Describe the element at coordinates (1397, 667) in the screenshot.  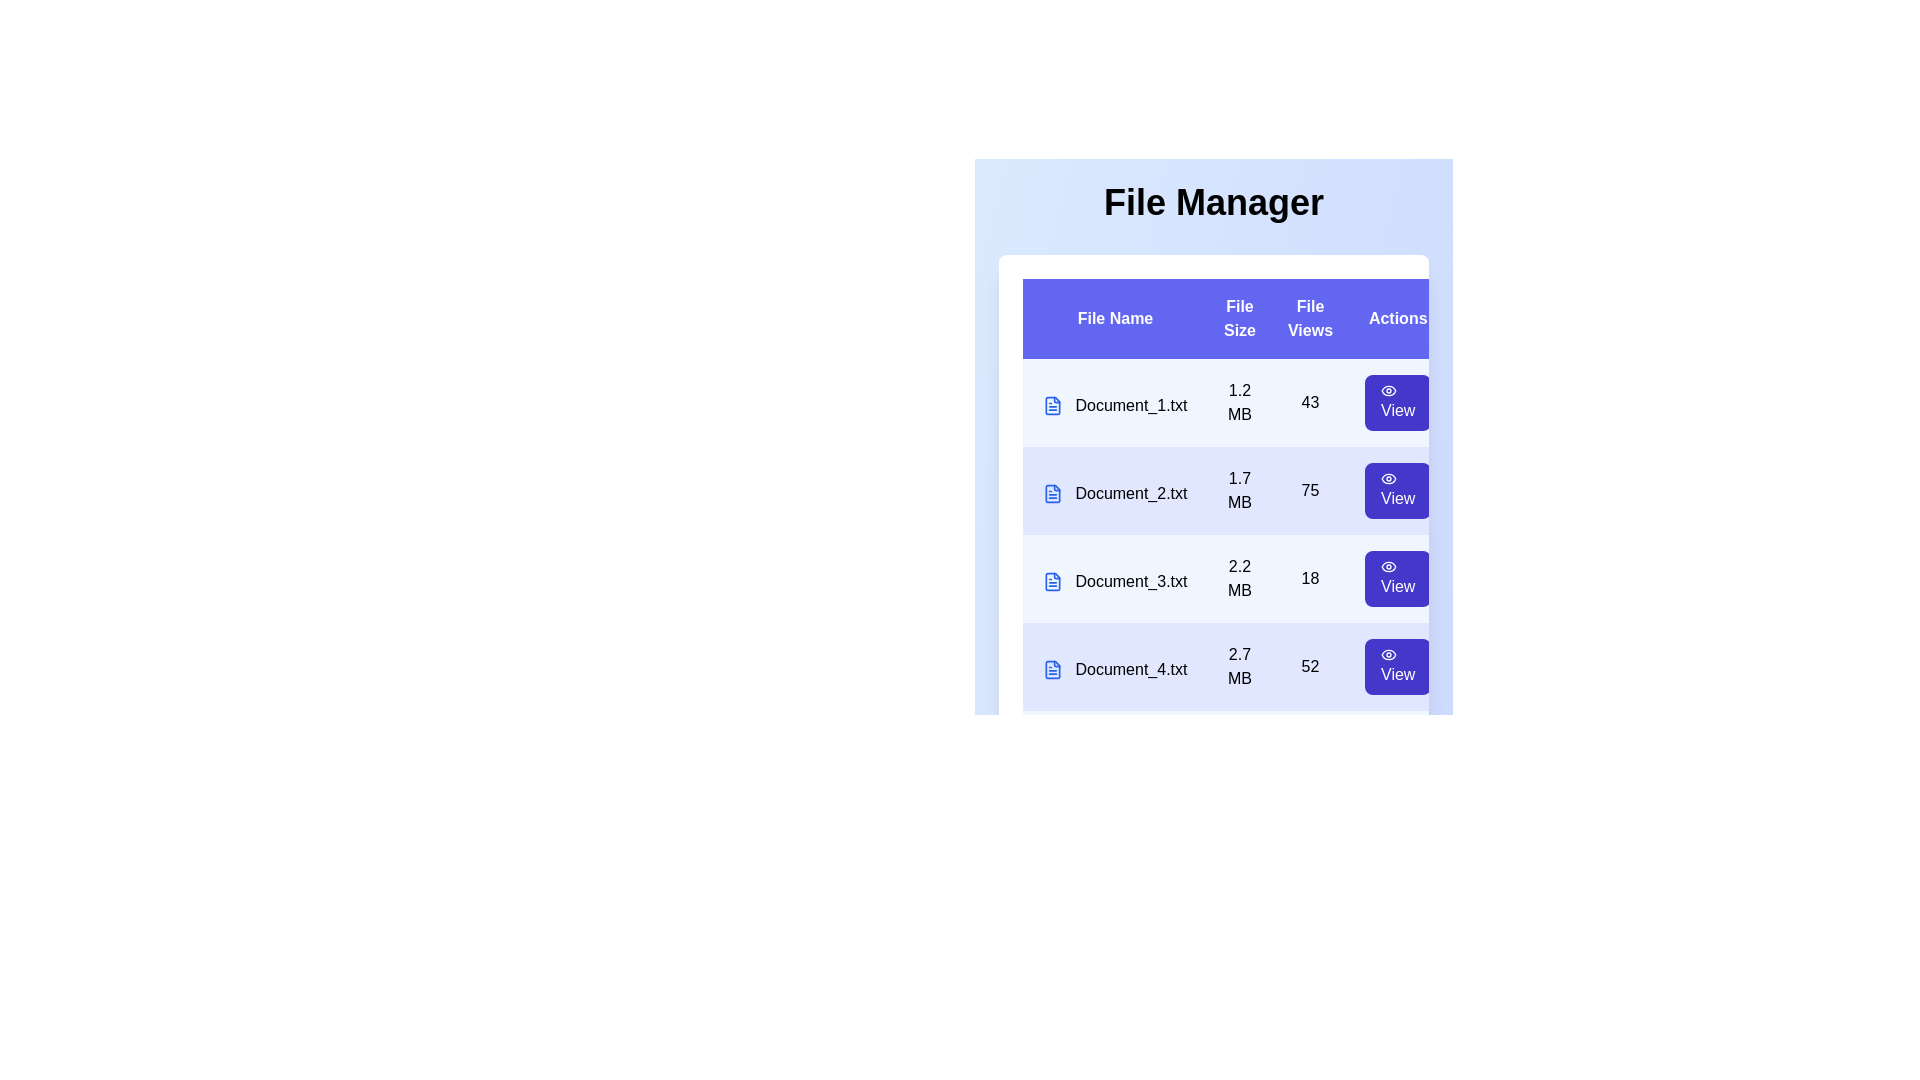
I see `the 'View' button corresponding to the file with name Document_4.txt` at that location.